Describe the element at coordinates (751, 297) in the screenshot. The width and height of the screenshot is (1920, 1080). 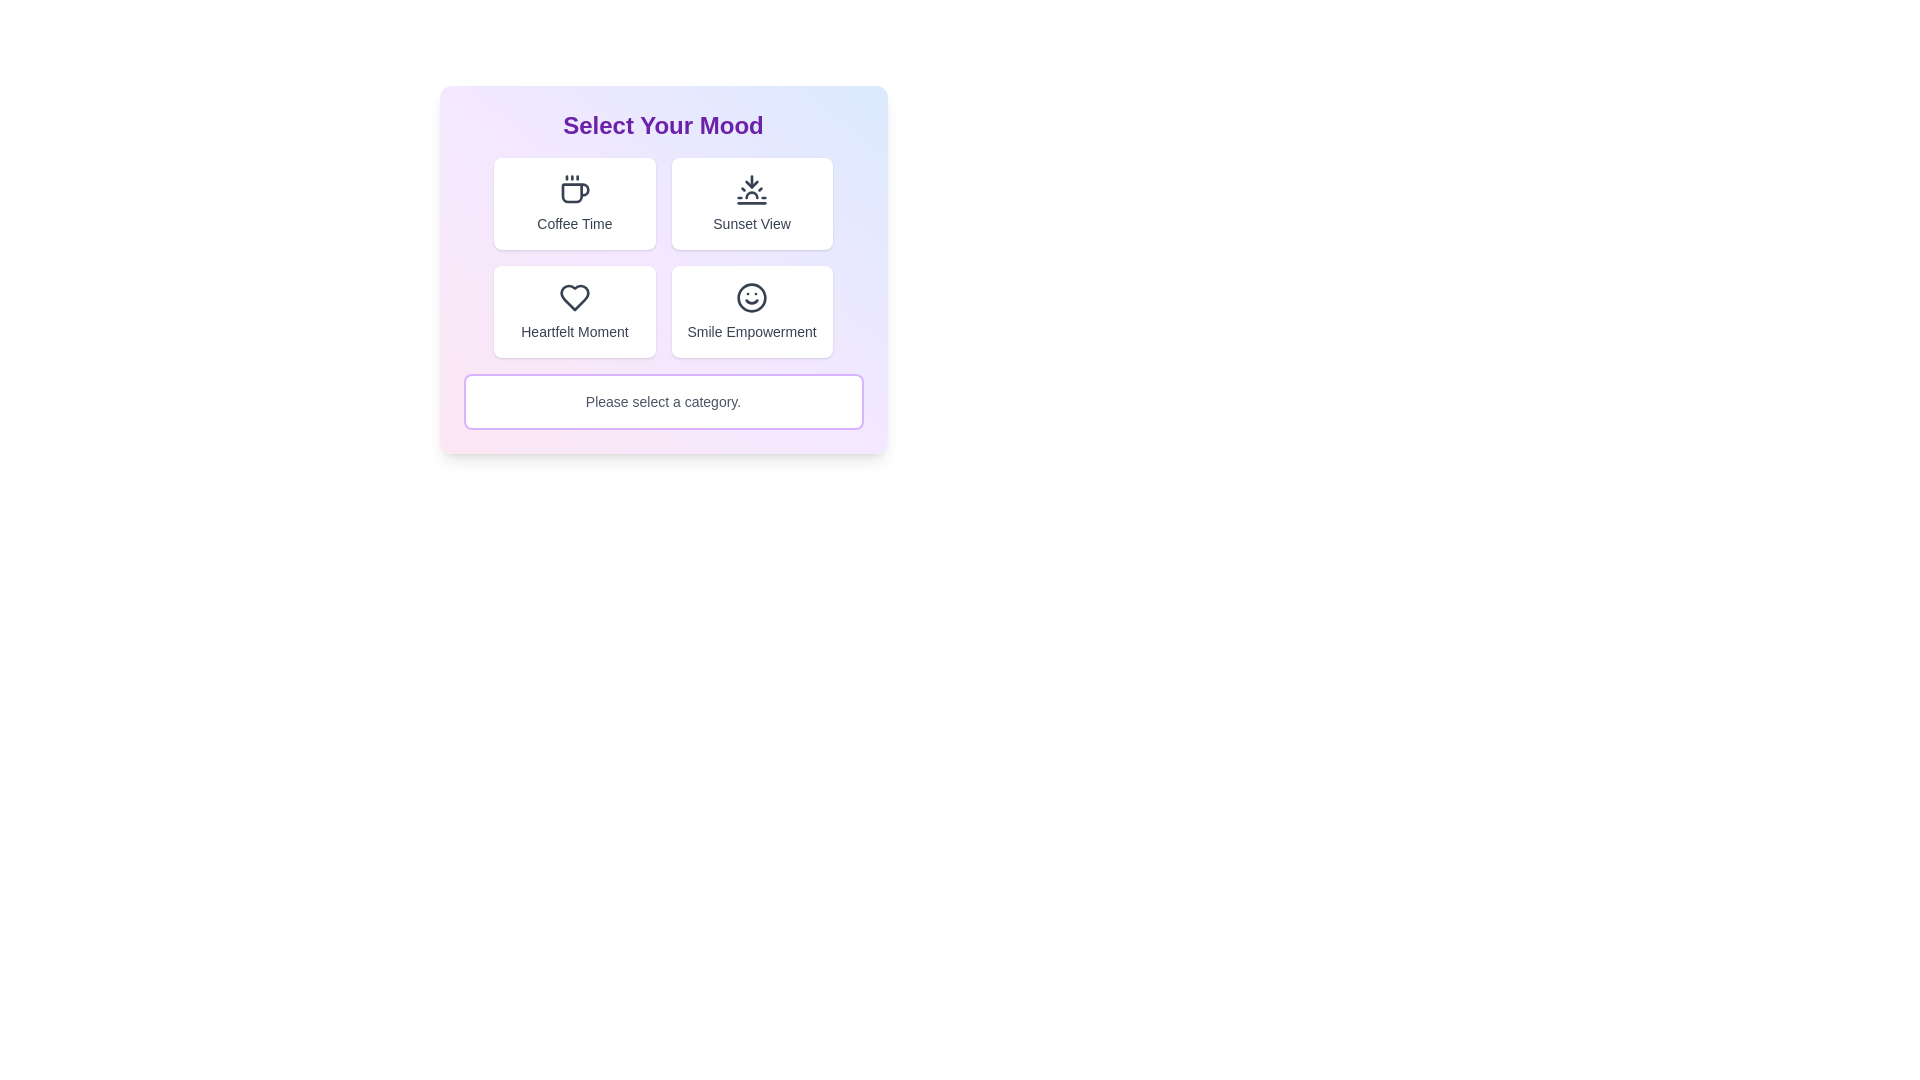
I see `the 'Smile Empowerment' button represented by the graphic circle located in the lower right of the 'Select Your Mood' panel` at that location.